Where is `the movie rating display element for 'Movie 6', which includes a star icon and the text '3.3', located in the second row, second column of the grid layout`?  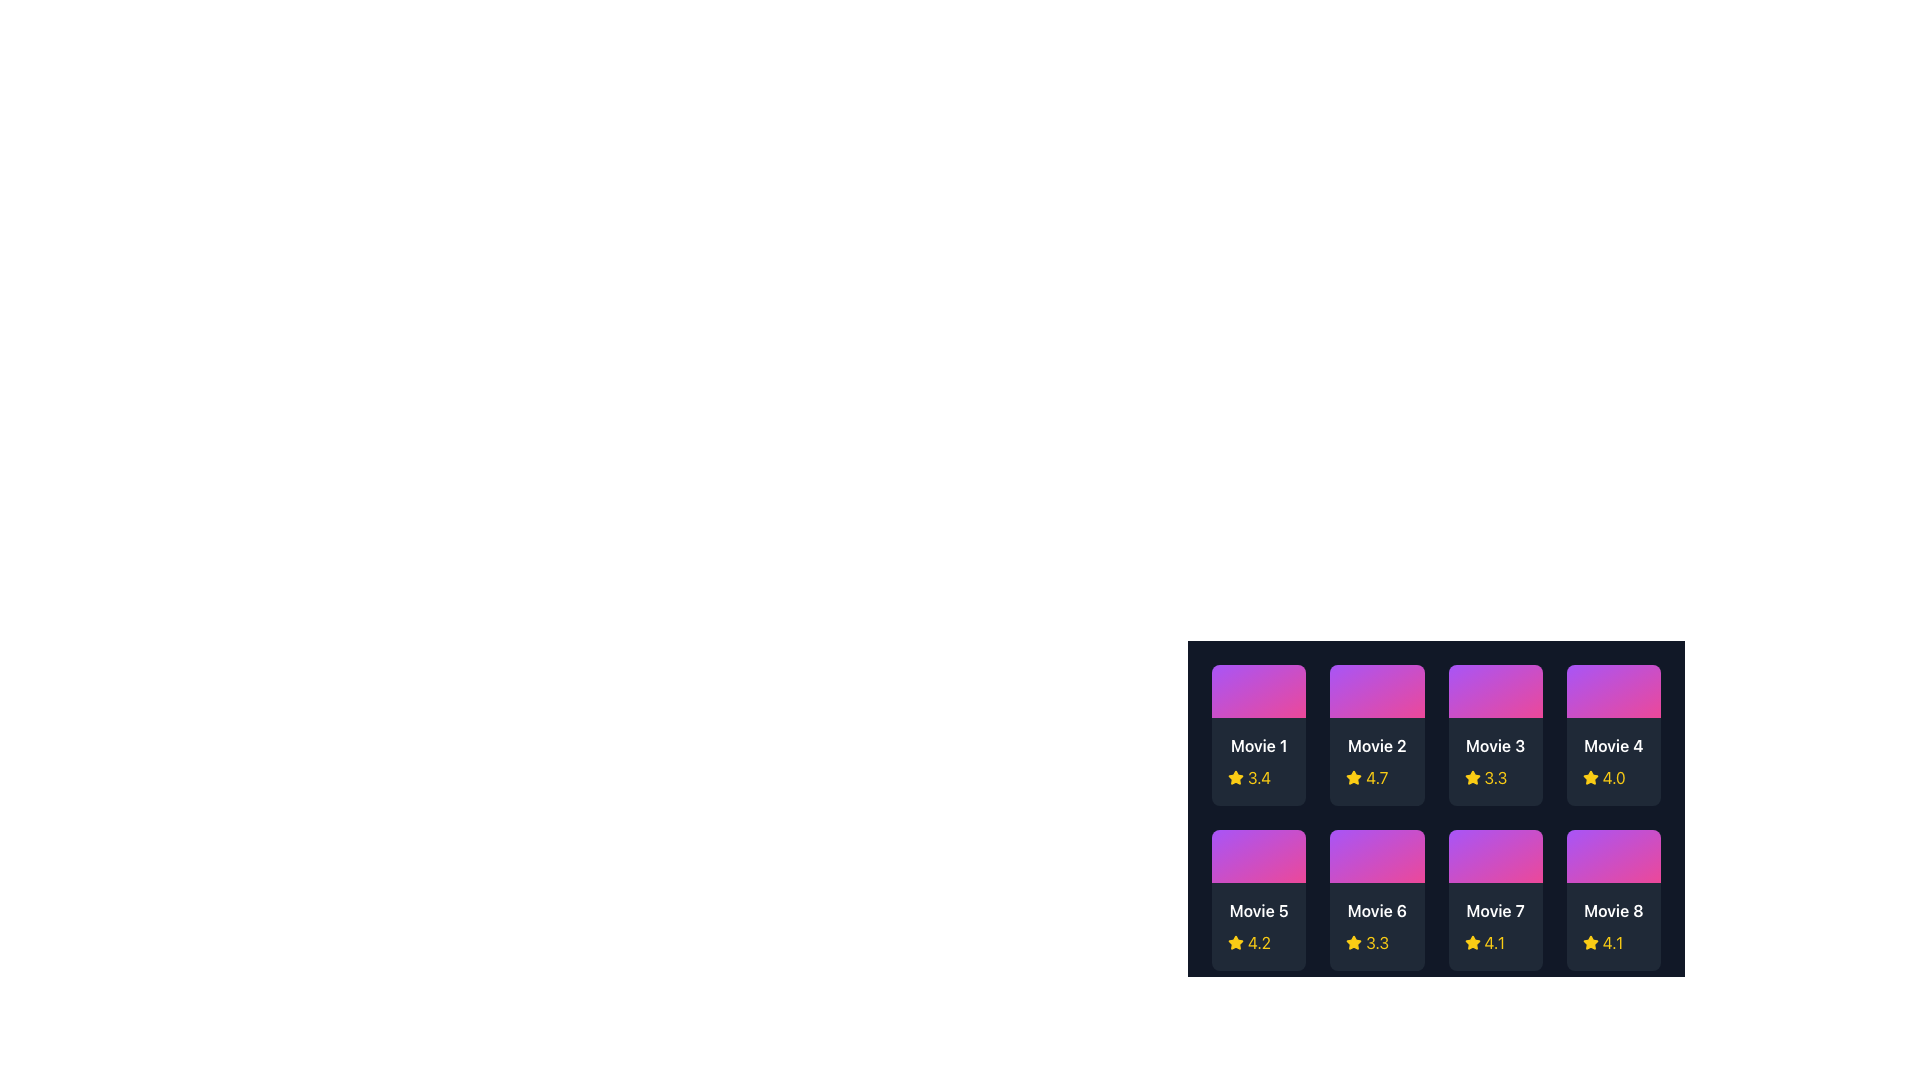 the movie rating display element for 'Movie 6', which includes a star icon and the text '3.3', located in the second row, second column of the grid layout is located at coordinates (1376, 943).